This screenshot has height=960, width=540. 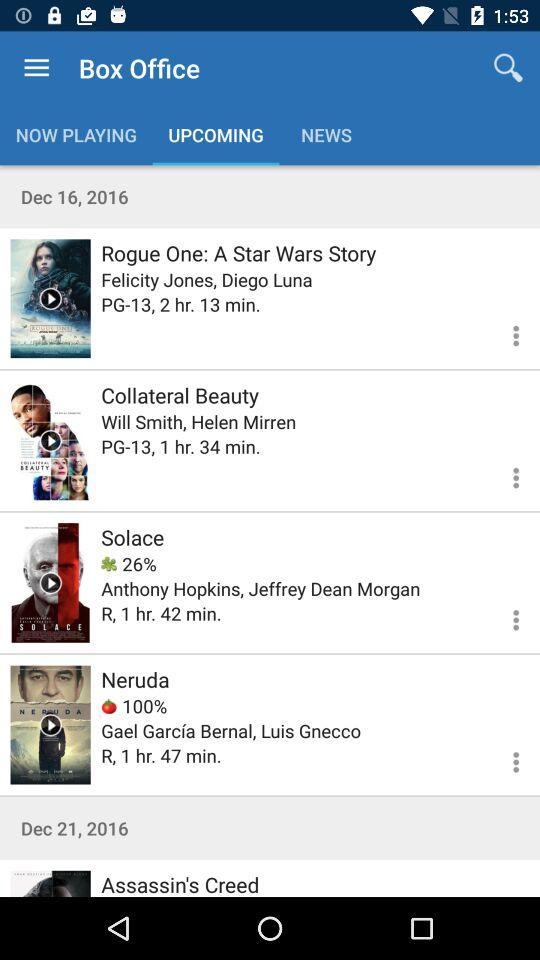 I want to click on the menu option for the first movie, so click(x=503, y=333).